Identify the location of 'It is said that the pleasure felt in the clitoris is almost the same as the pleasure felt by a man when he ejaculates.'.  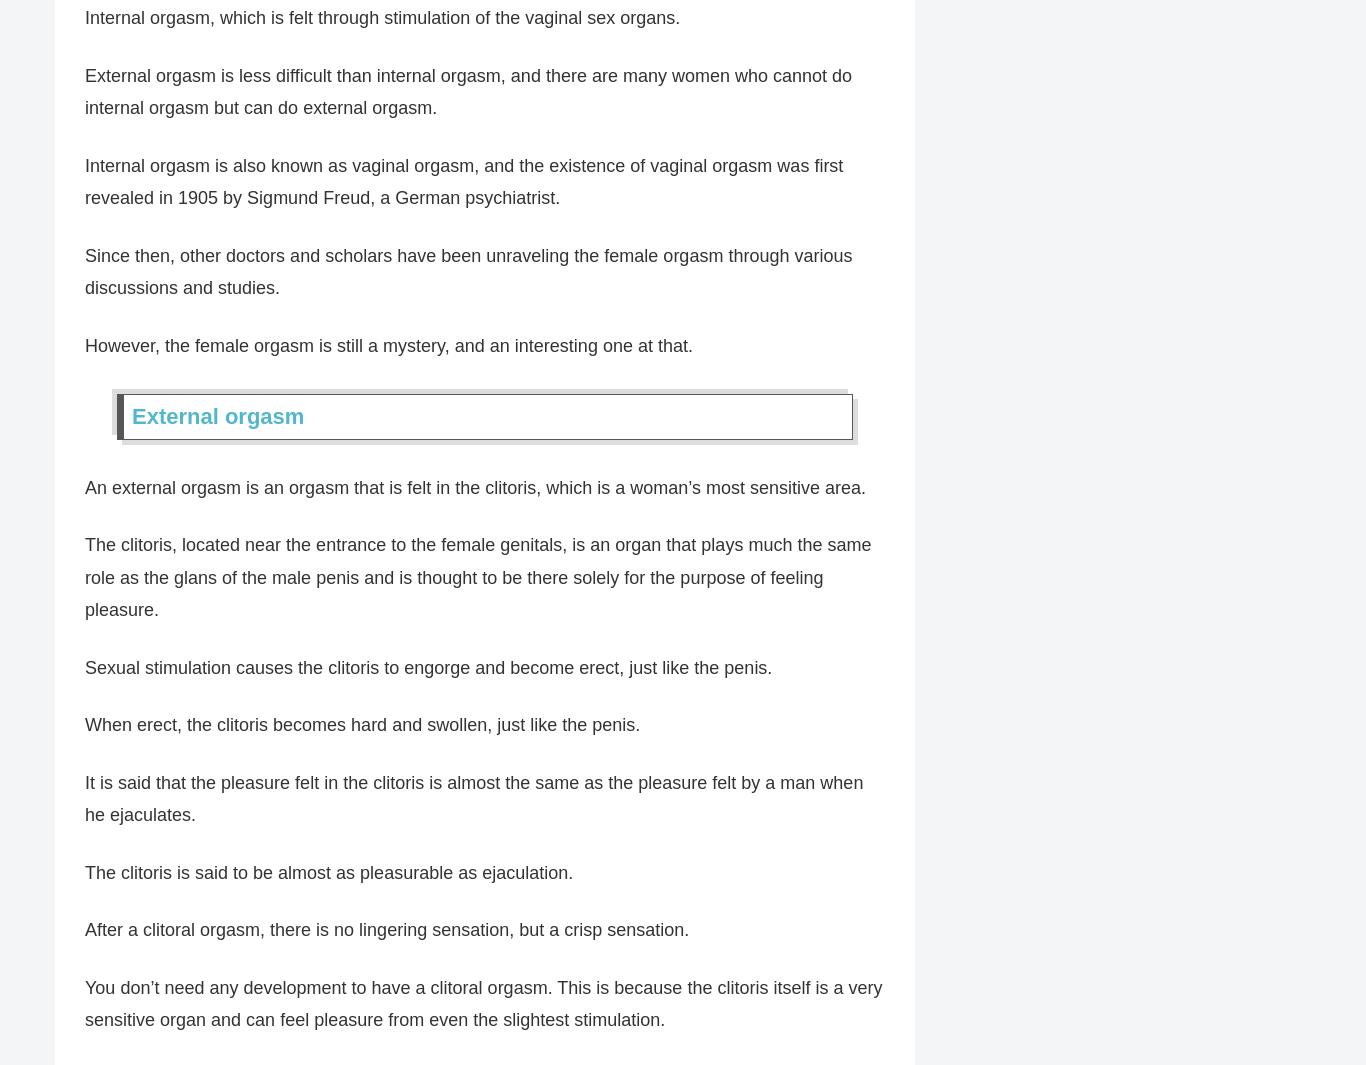
(474, 798).